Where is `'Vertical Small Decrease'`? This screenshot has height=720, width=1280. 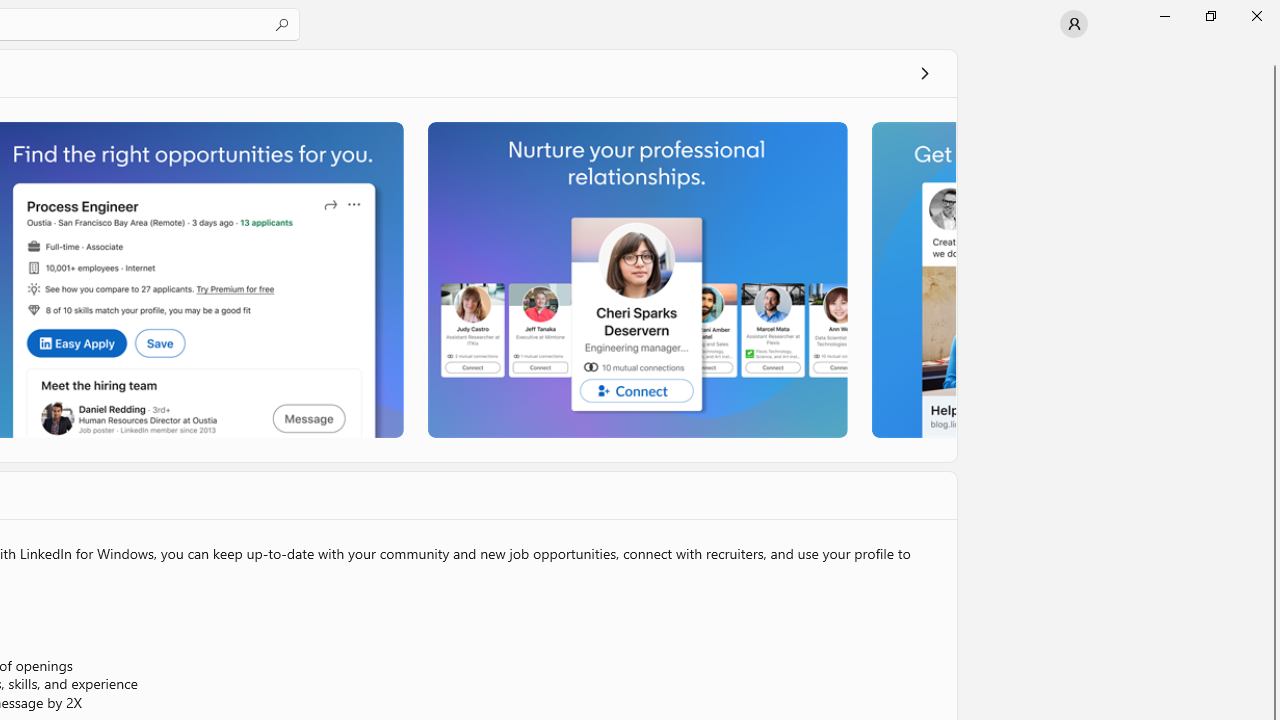
'Vertical Small Decrease' is located at coordinates (1271, 54).